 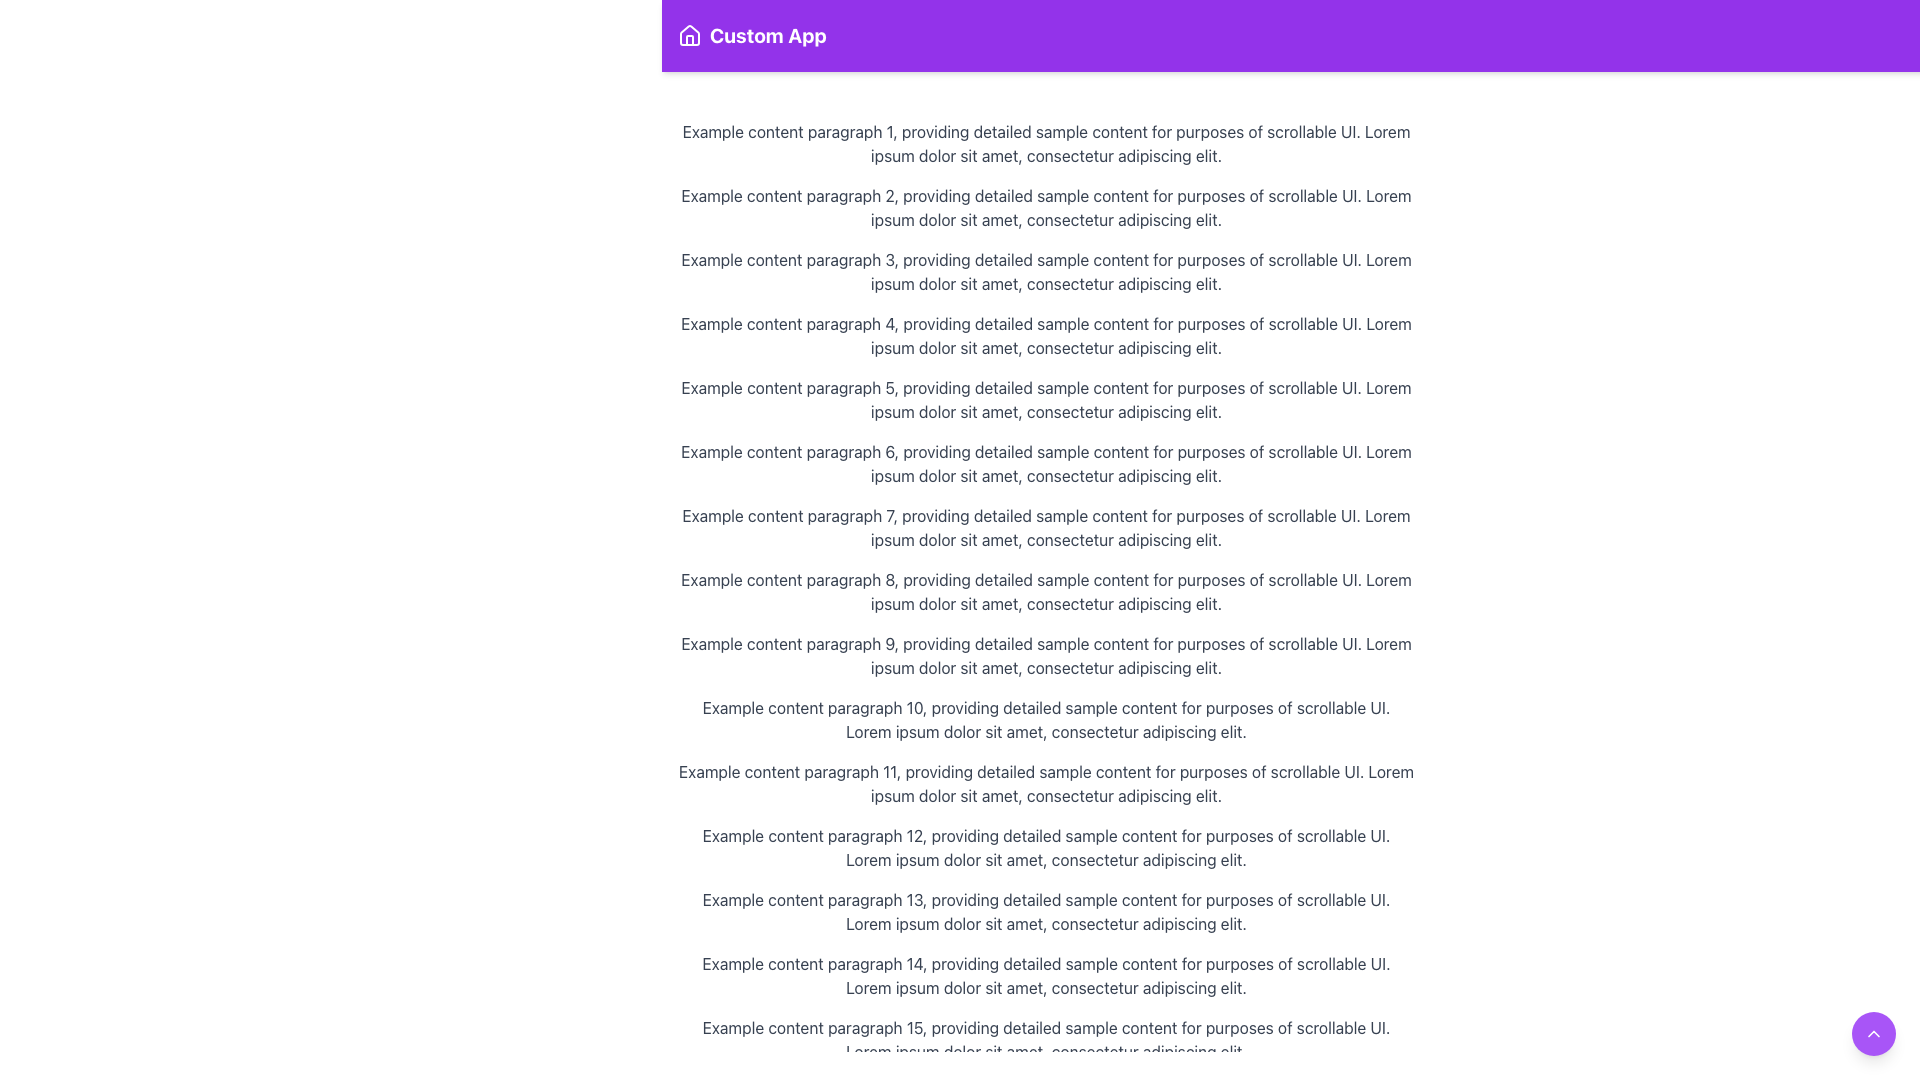 I want to click on the text content block that starts with 'Example content paragraph 7', which is styled with a gray font color against a white background and is the seventh item in a scrollable list of paragraphs, so click(x=1045, y=527).